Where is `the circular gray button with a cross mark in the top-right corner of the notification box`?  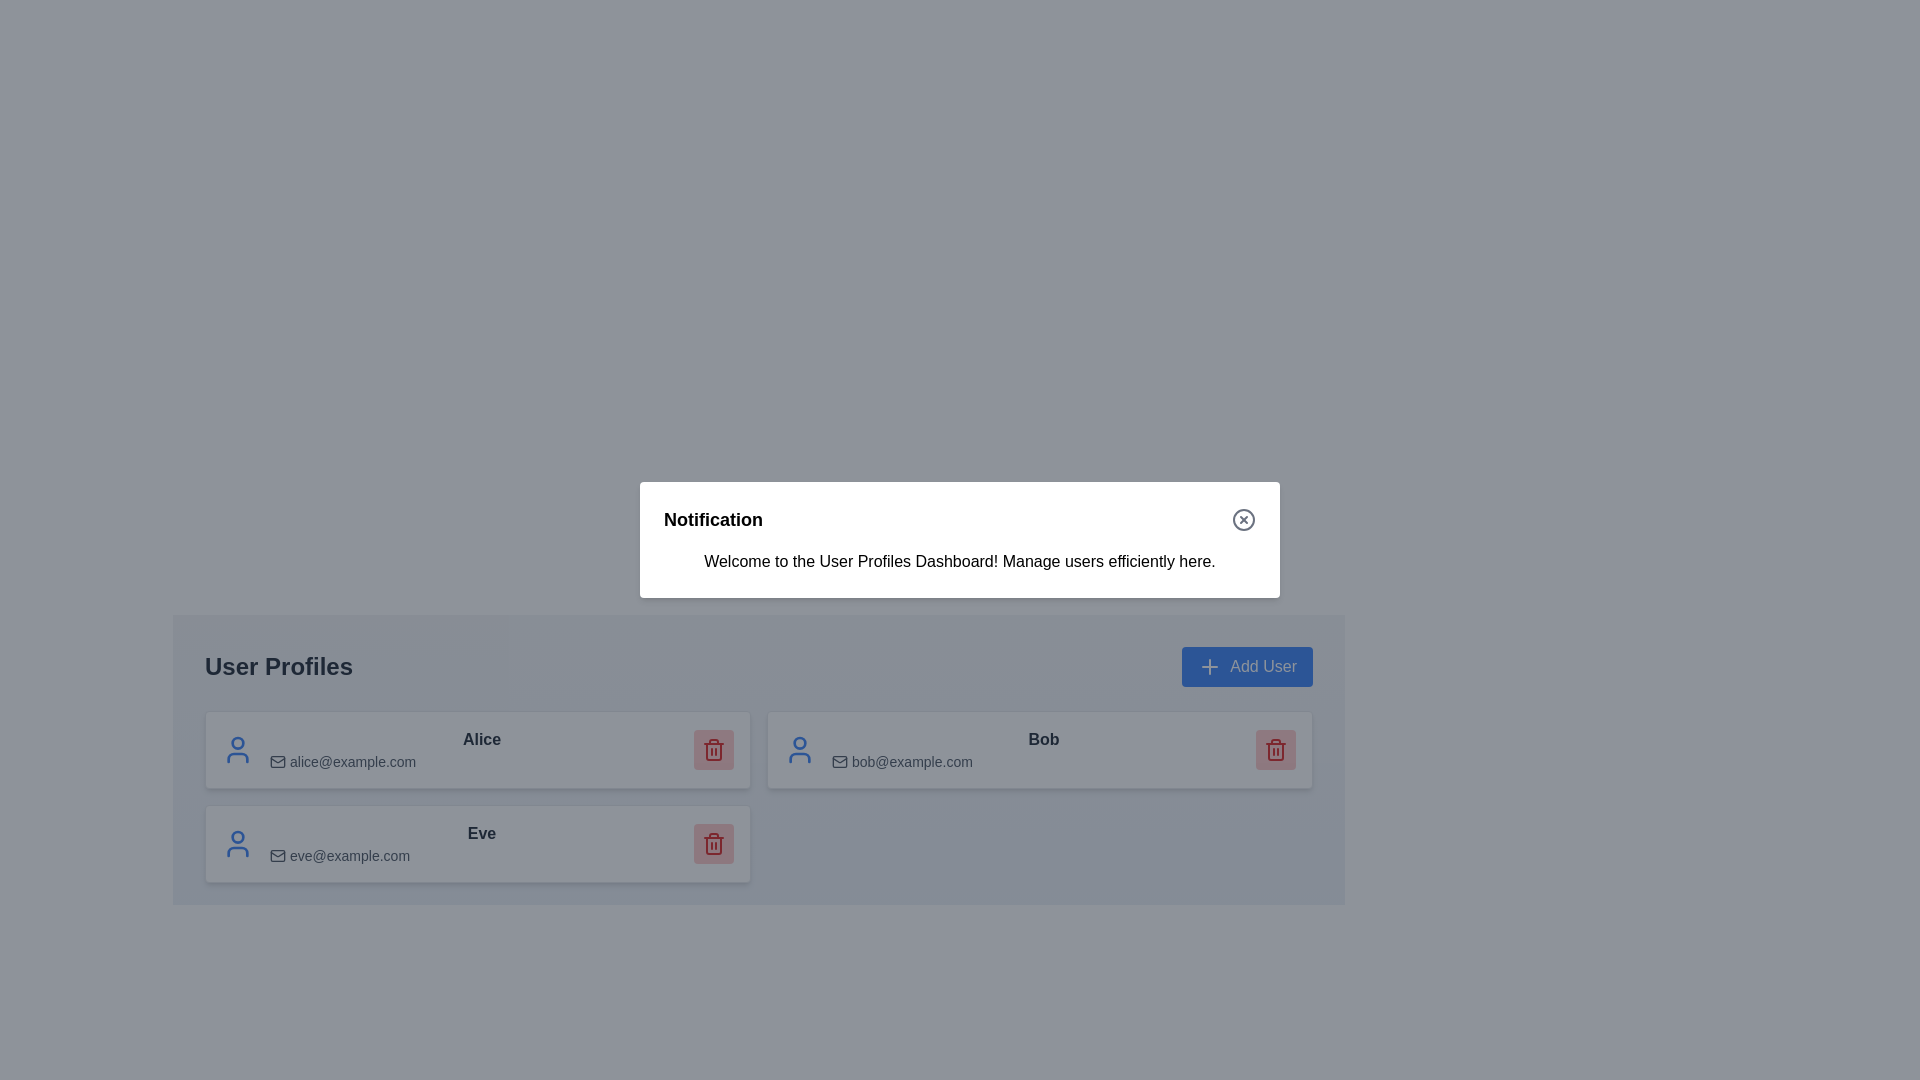
the circular gray button with a cross mark in the top-right corner of the notification box is located at coordinates (1242, 519).